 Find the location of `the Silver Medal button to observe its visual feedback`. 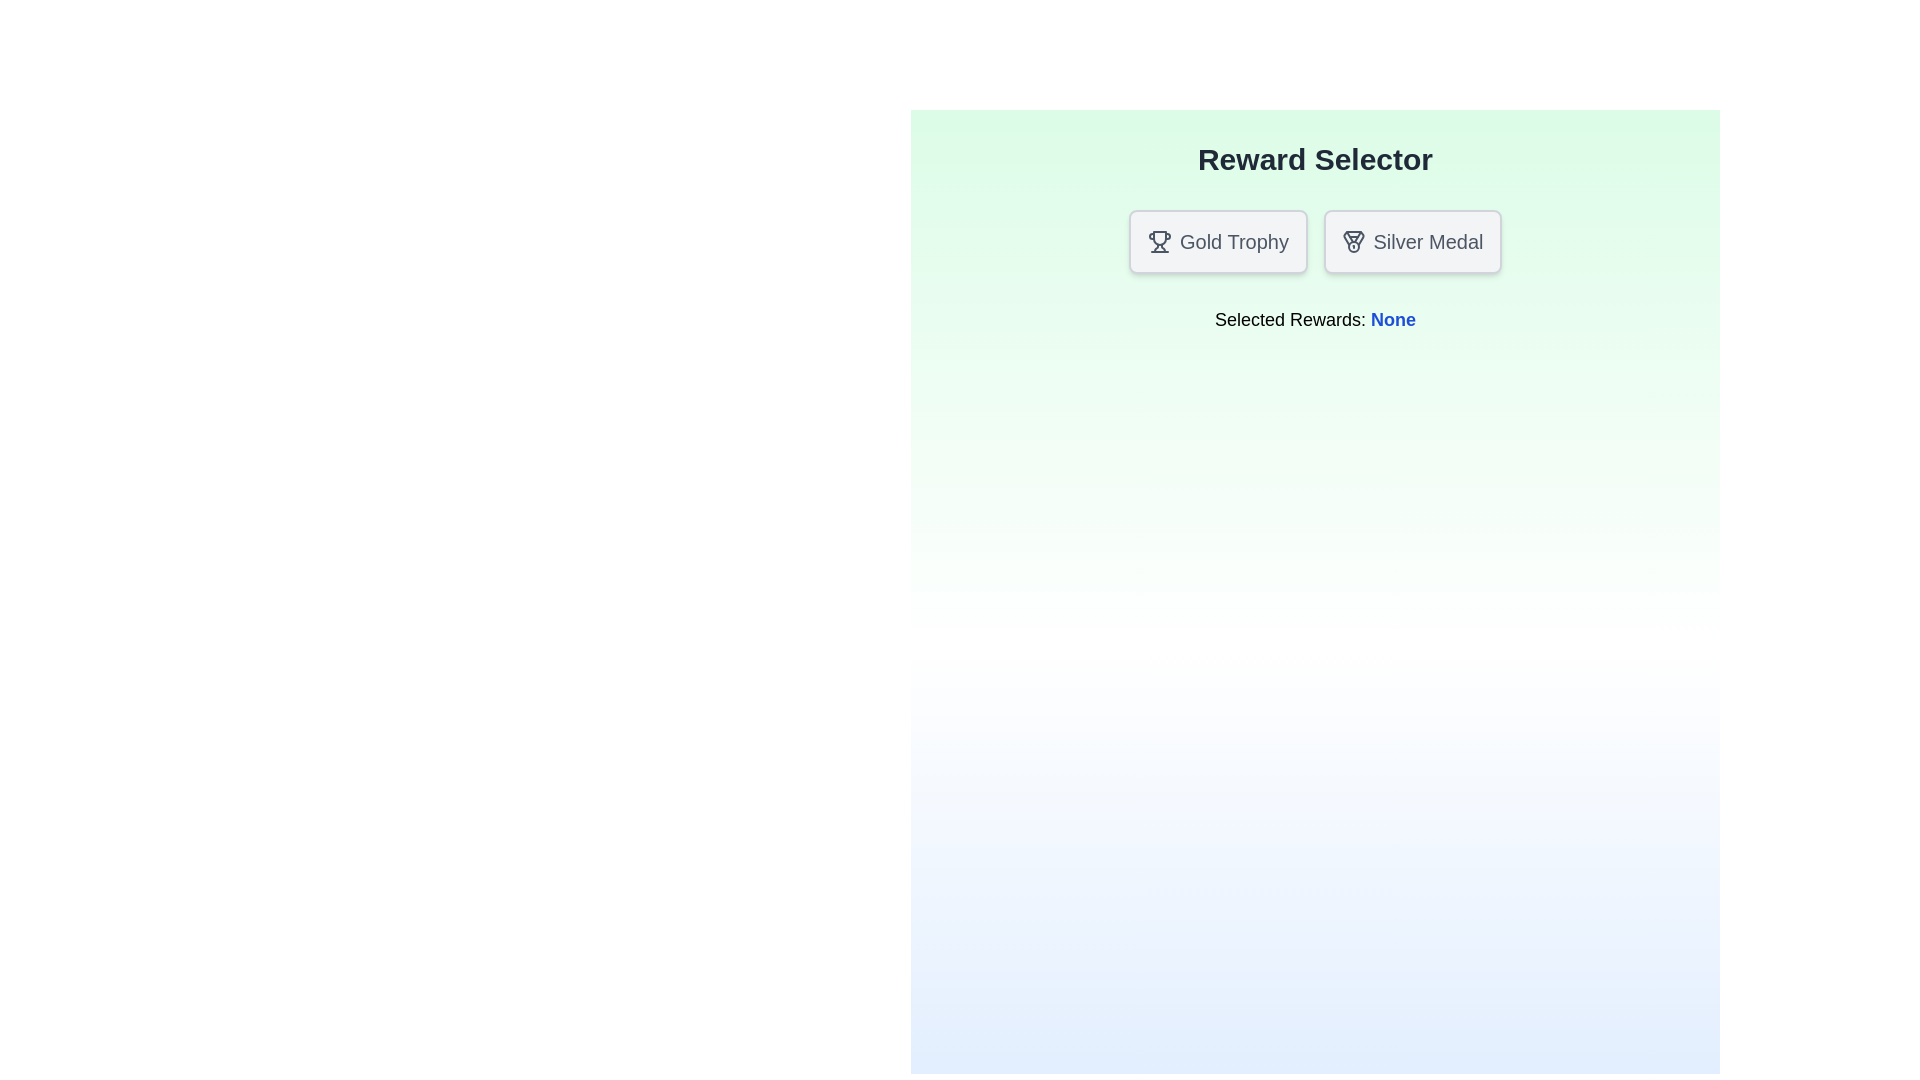

the Silver Medal button to observe its visual feedback is located at coordinates (1410, 241).